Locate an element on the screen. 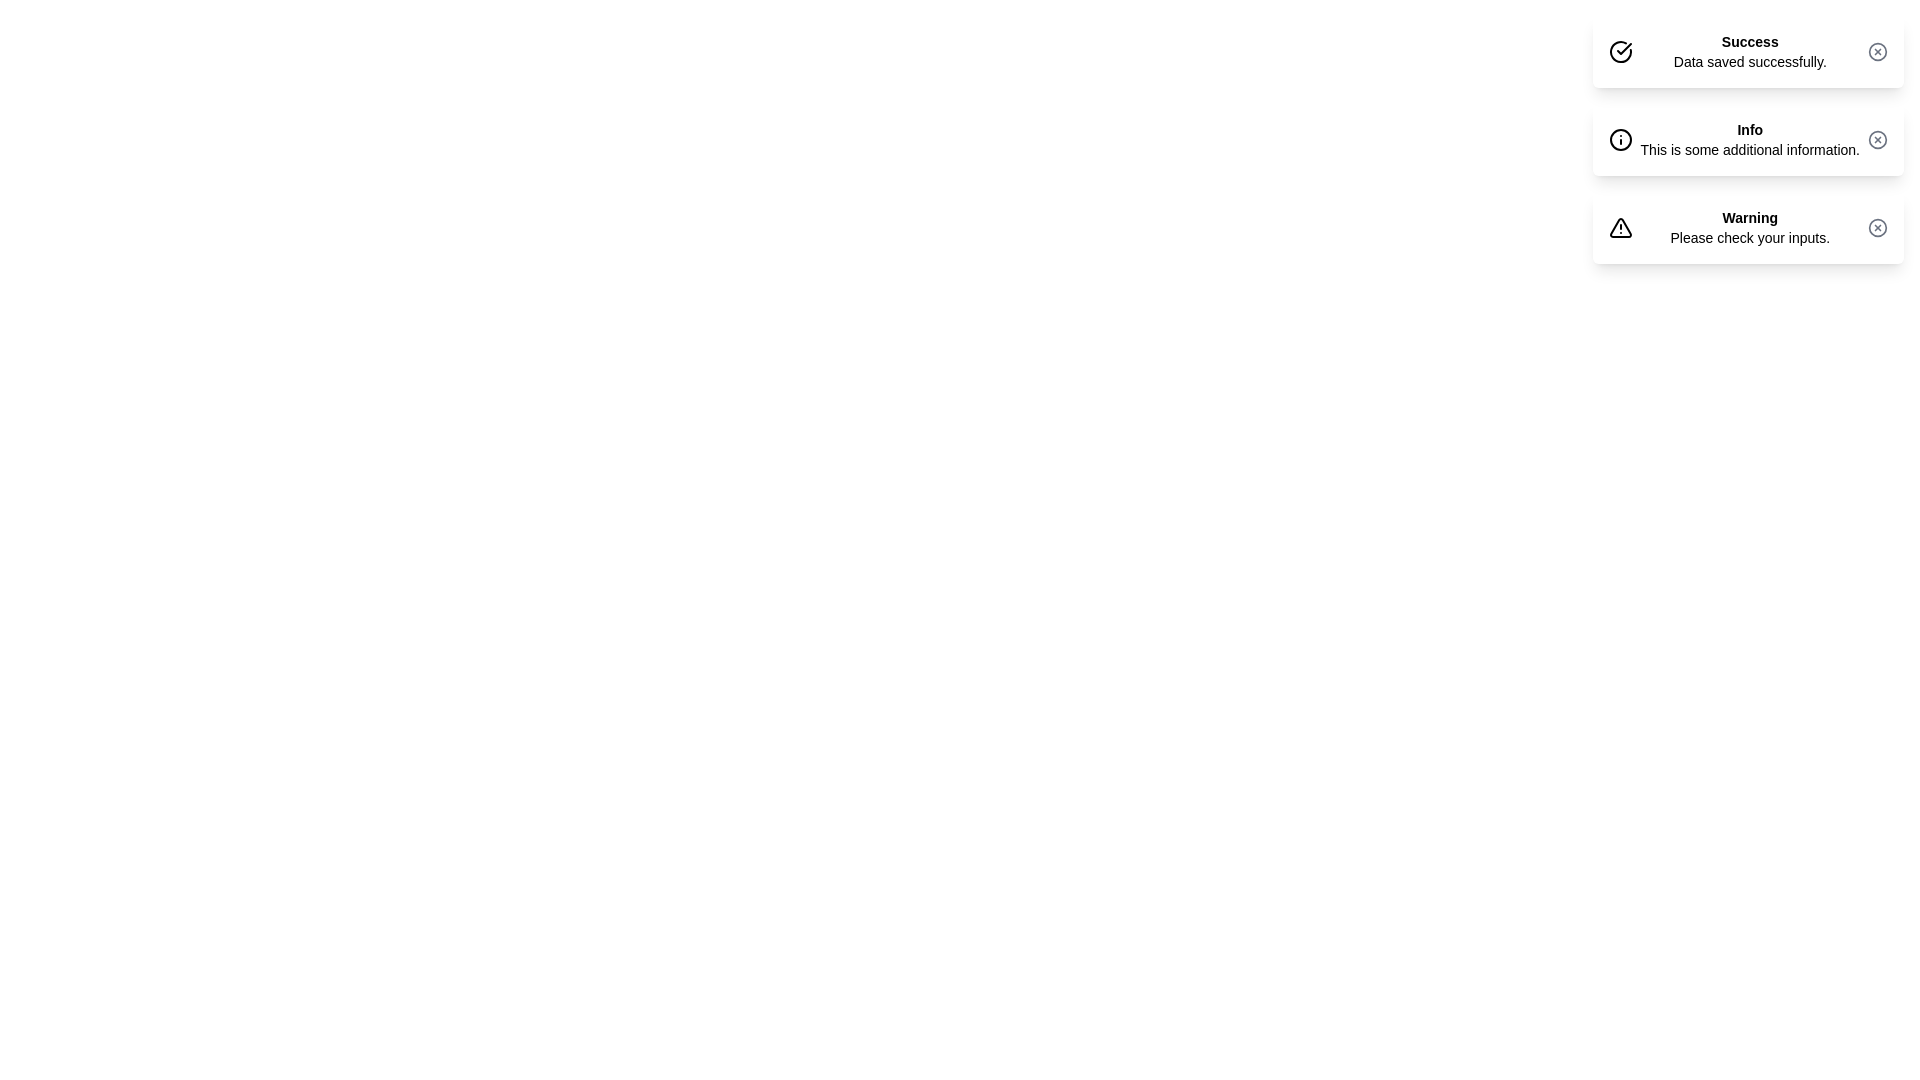 This screenshot has width=1920, height=1080. the alert icon, which is a triangle with rounded edges and a central exclamation mark, located at the bottom of the third notification card labeled 'Warning' is located at coordinates (1620, 226).